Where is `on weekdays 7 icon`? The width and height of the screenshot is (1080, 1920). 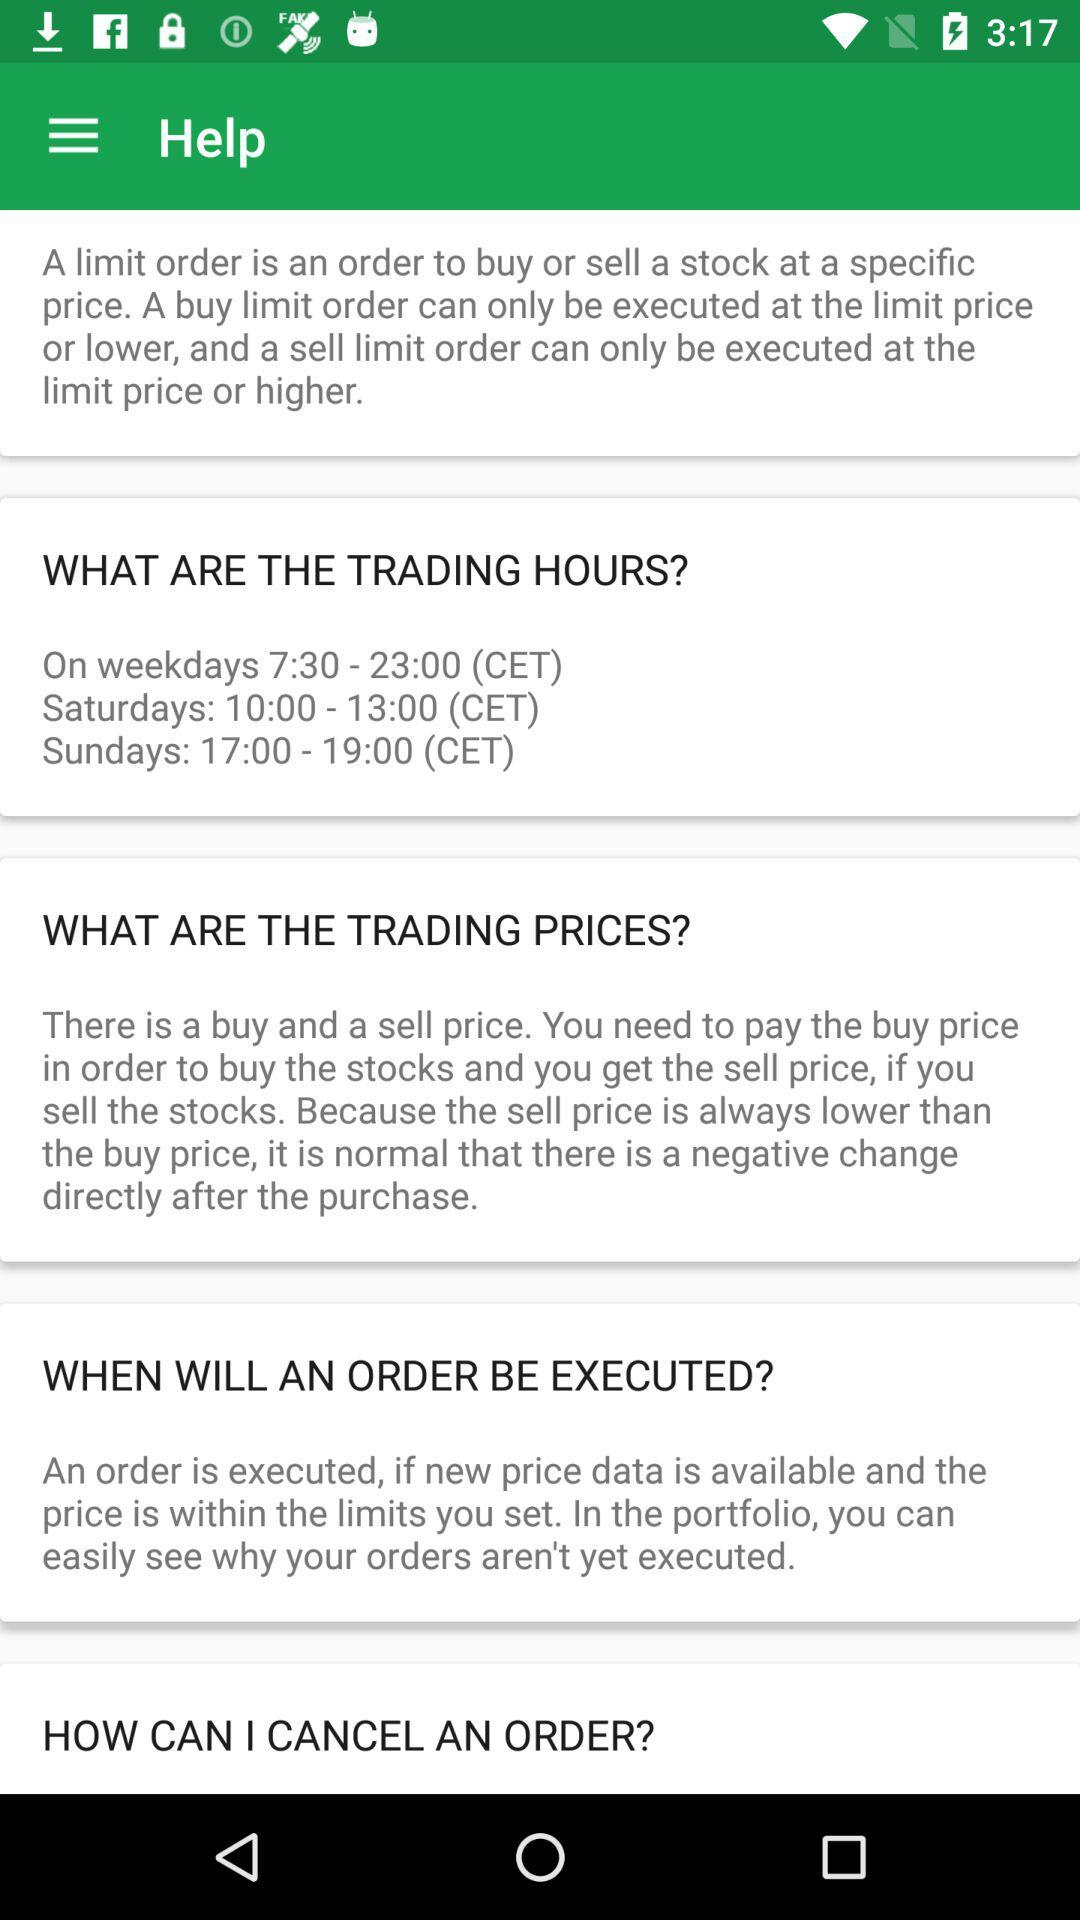 on weekdays 7 icon is located at coordinates (540, 685).